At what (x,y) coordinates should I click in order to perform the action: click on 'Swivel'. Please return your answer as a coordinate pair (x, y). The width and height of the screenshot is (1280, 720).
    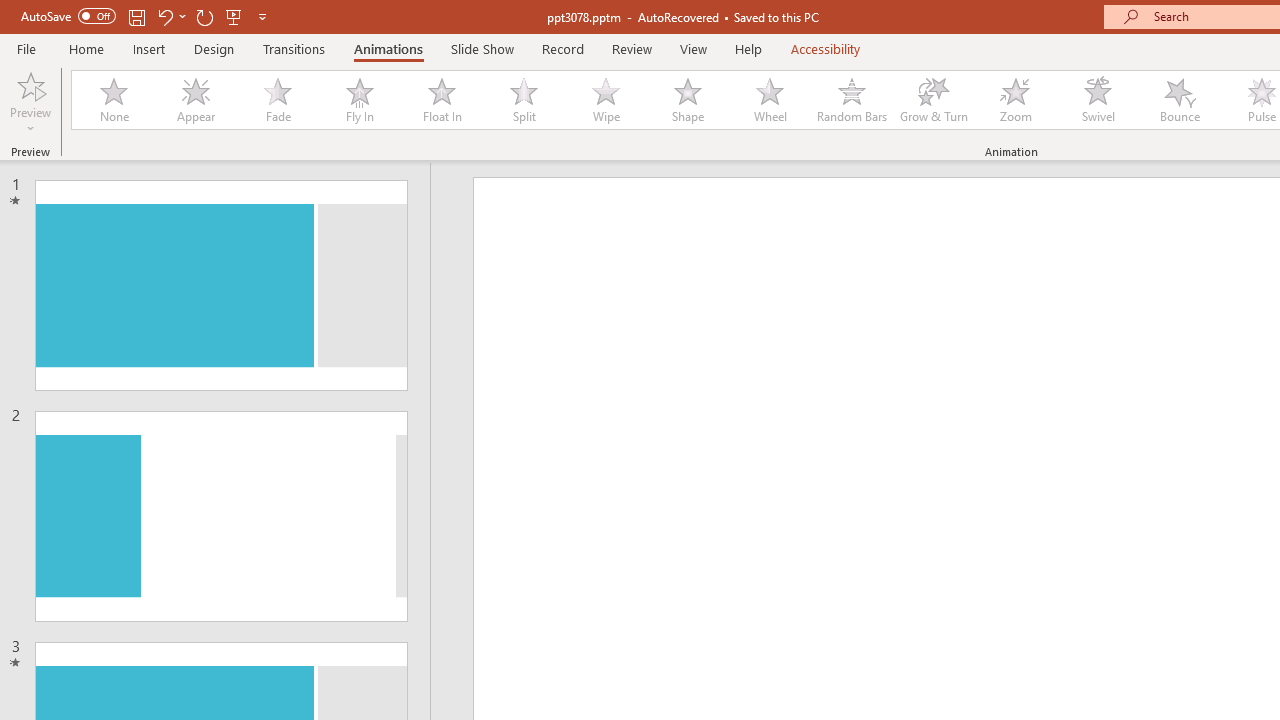
    Looking at the image, I should click on (1097, 100).